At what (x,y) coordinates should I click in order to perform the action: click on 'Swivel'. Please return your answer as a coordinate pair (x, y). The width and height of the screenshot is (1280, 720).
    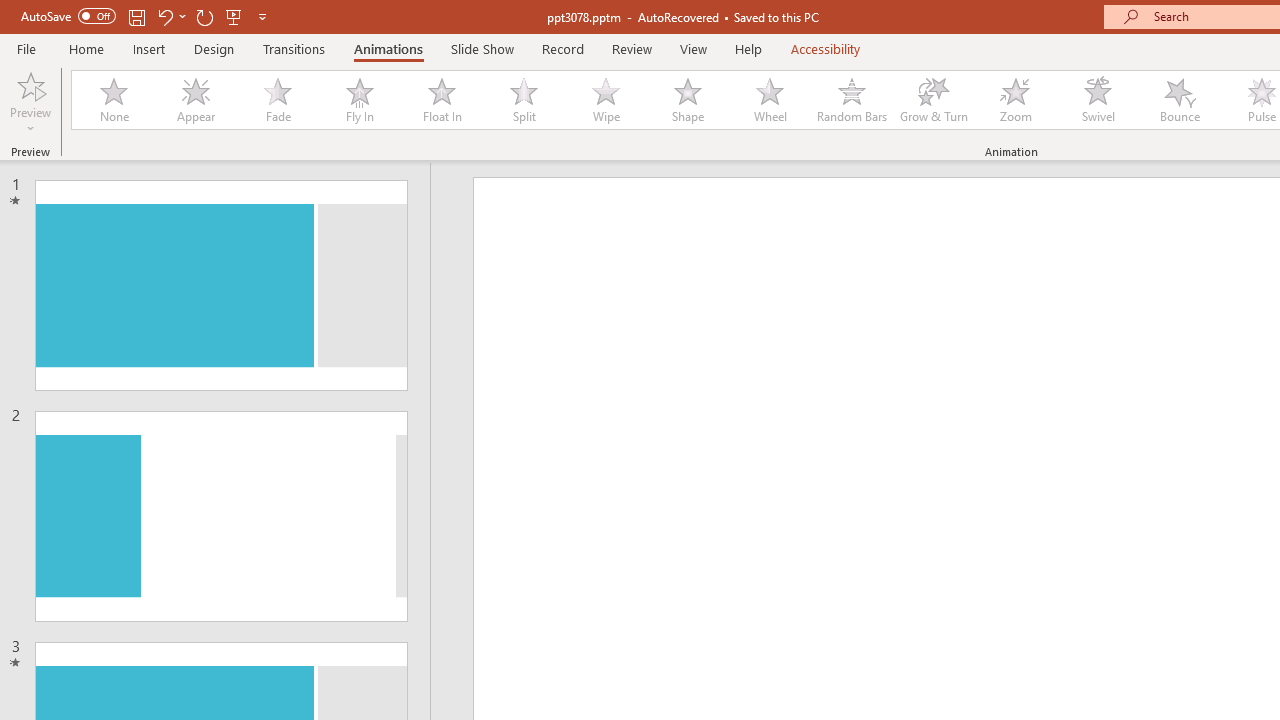
    Looking at the image, I should click on (1097, 100).